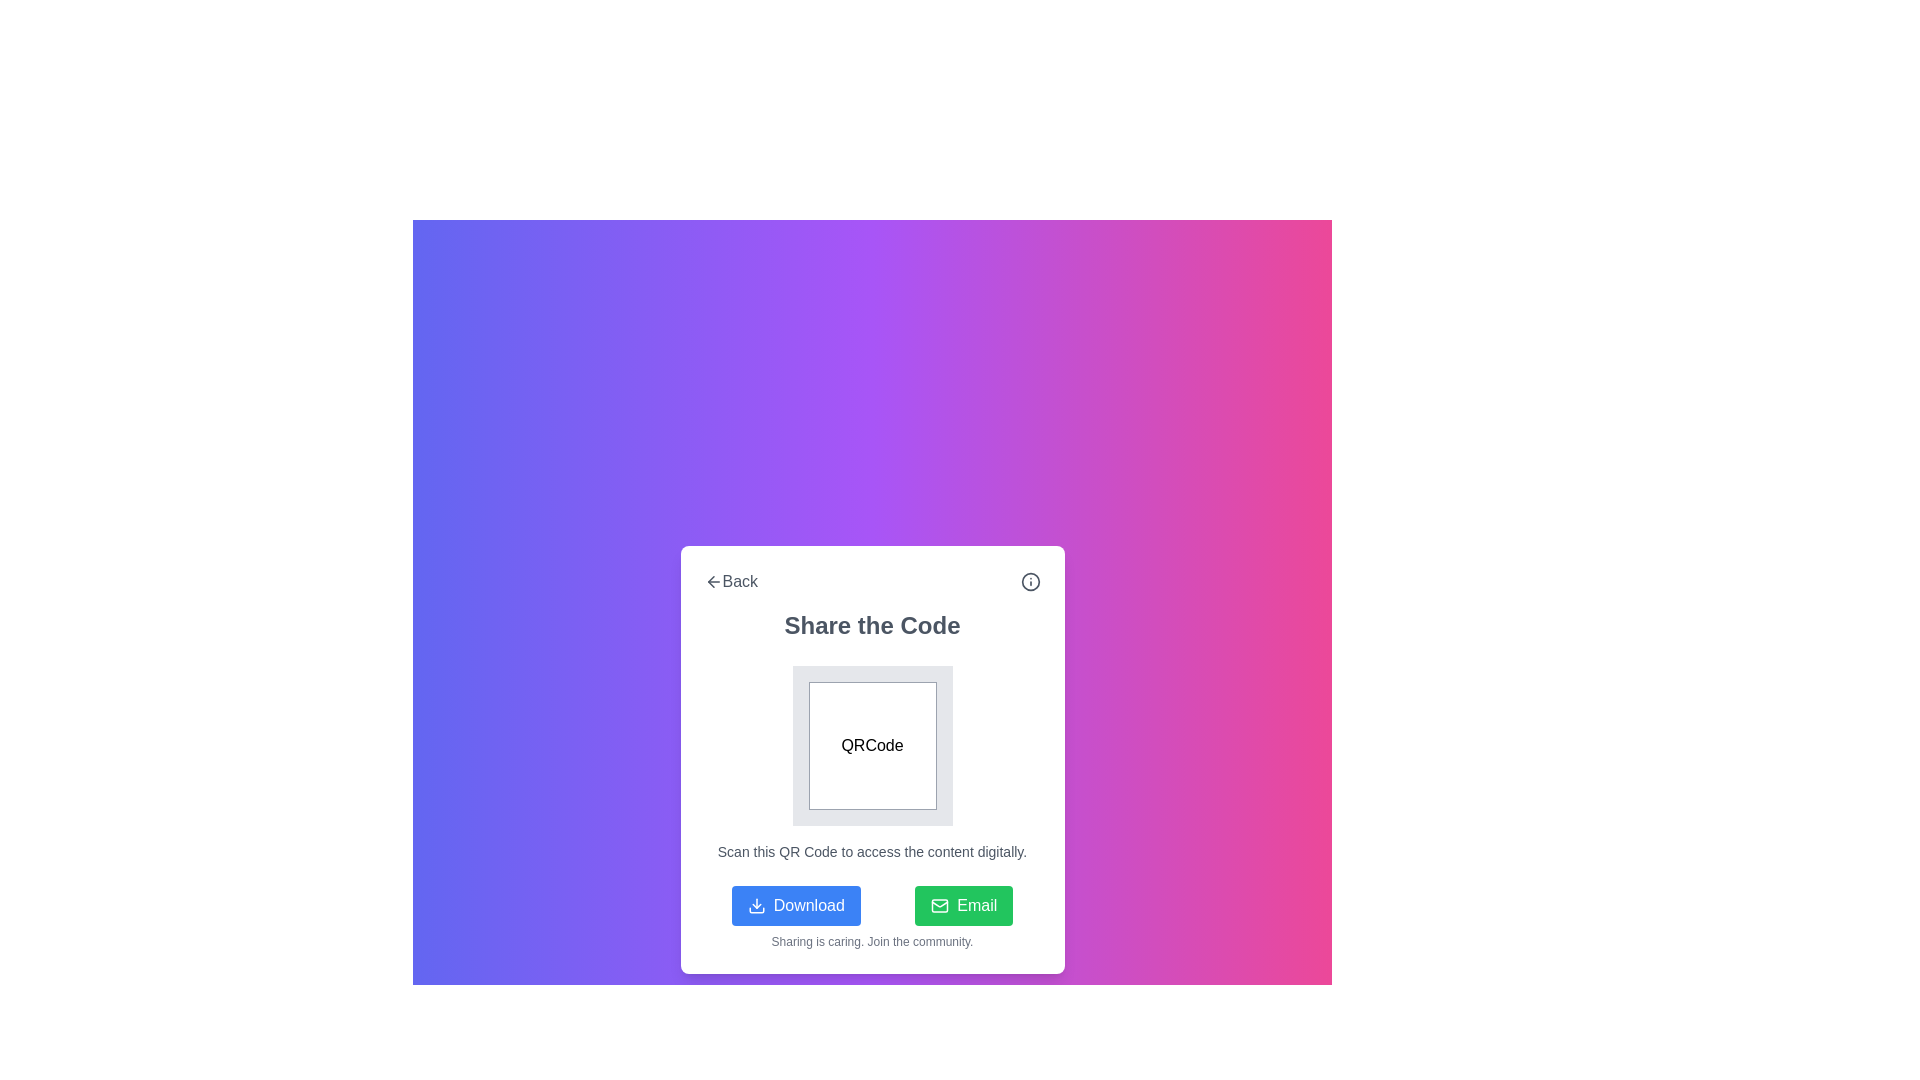 This screenshot has height=1080, width=1920. What do you see at coordinates (872, 624) in the screenshot?
I see `text label displaying 'Share the Code' which is prominently positioned above a QR code image within a white card interface` at bounding box center [872, 624].